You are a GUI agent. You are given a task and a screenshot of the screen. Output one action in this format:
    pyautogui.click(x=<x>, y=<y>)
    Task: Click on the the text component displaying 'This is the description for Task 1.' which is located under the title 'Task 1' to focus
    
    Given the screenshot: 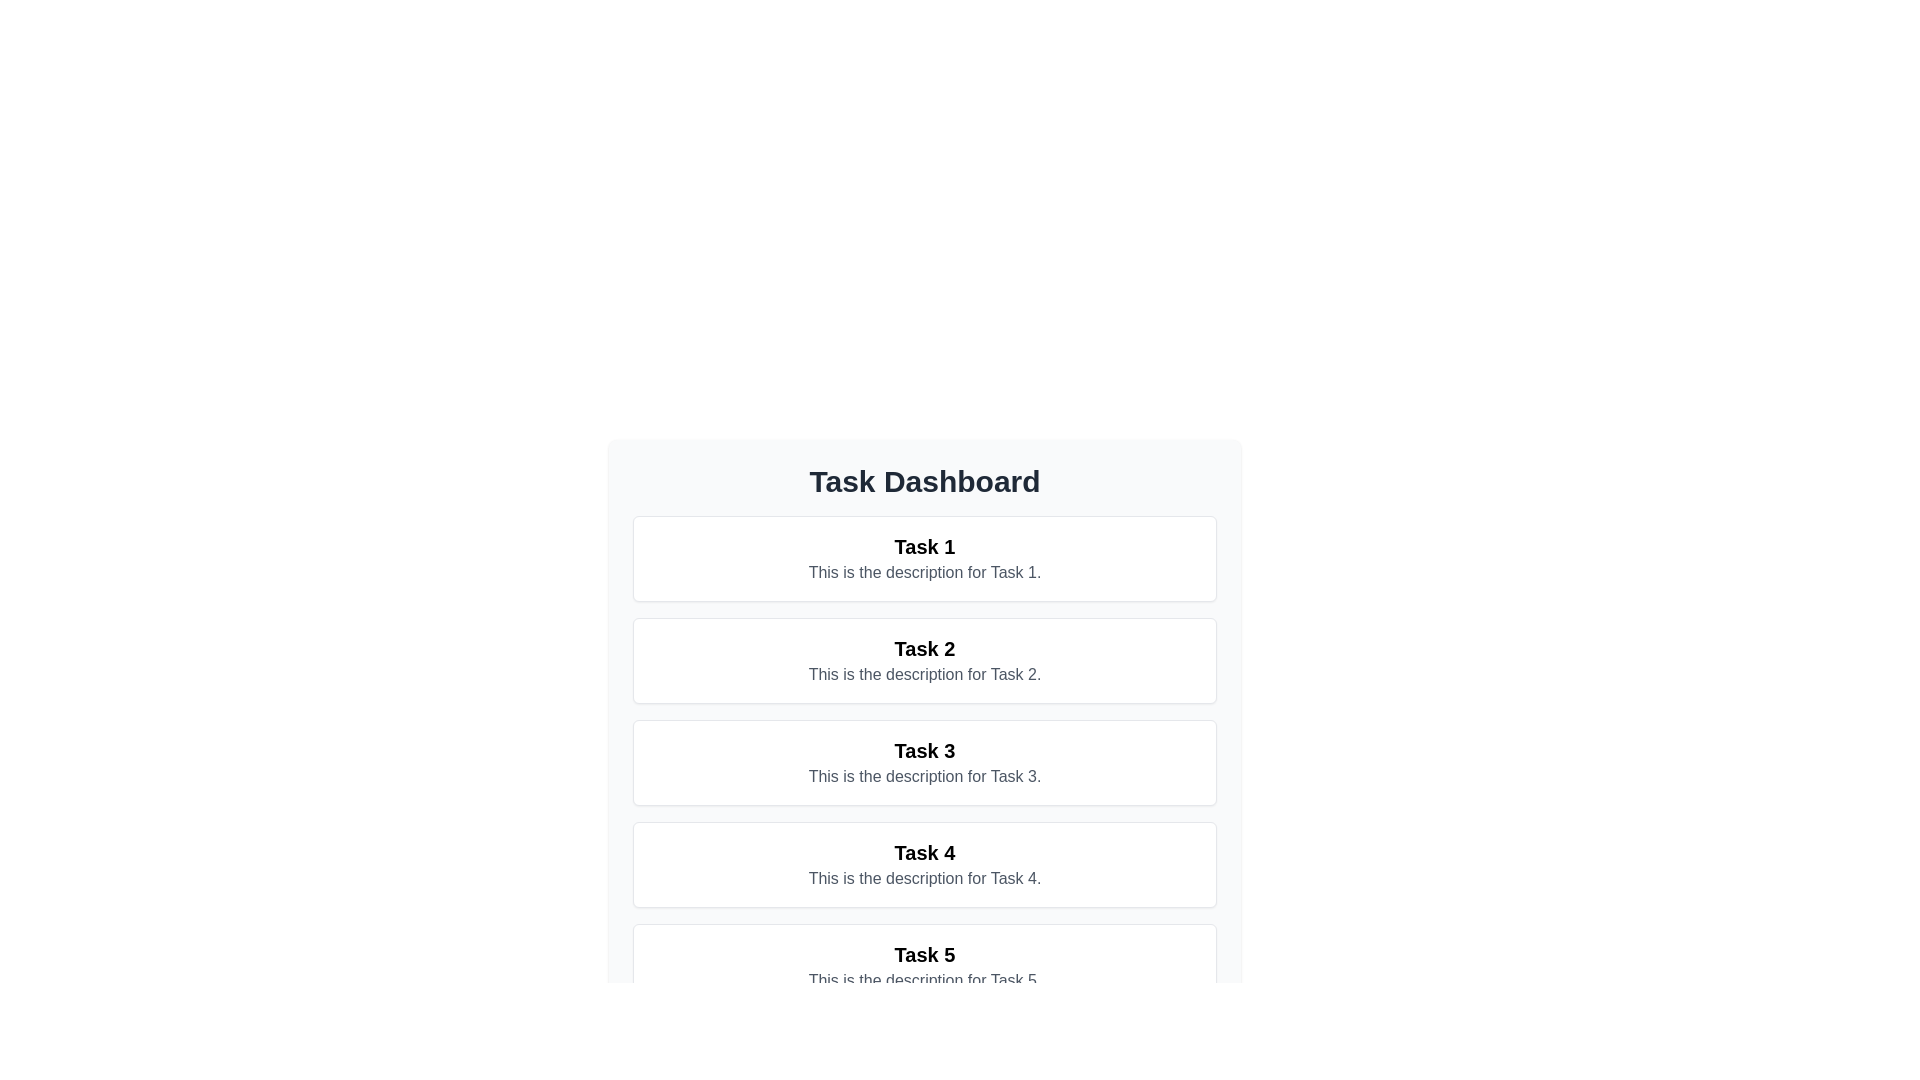 What is the action you would take?
    pyautogui.click(x=924, y=573)
    